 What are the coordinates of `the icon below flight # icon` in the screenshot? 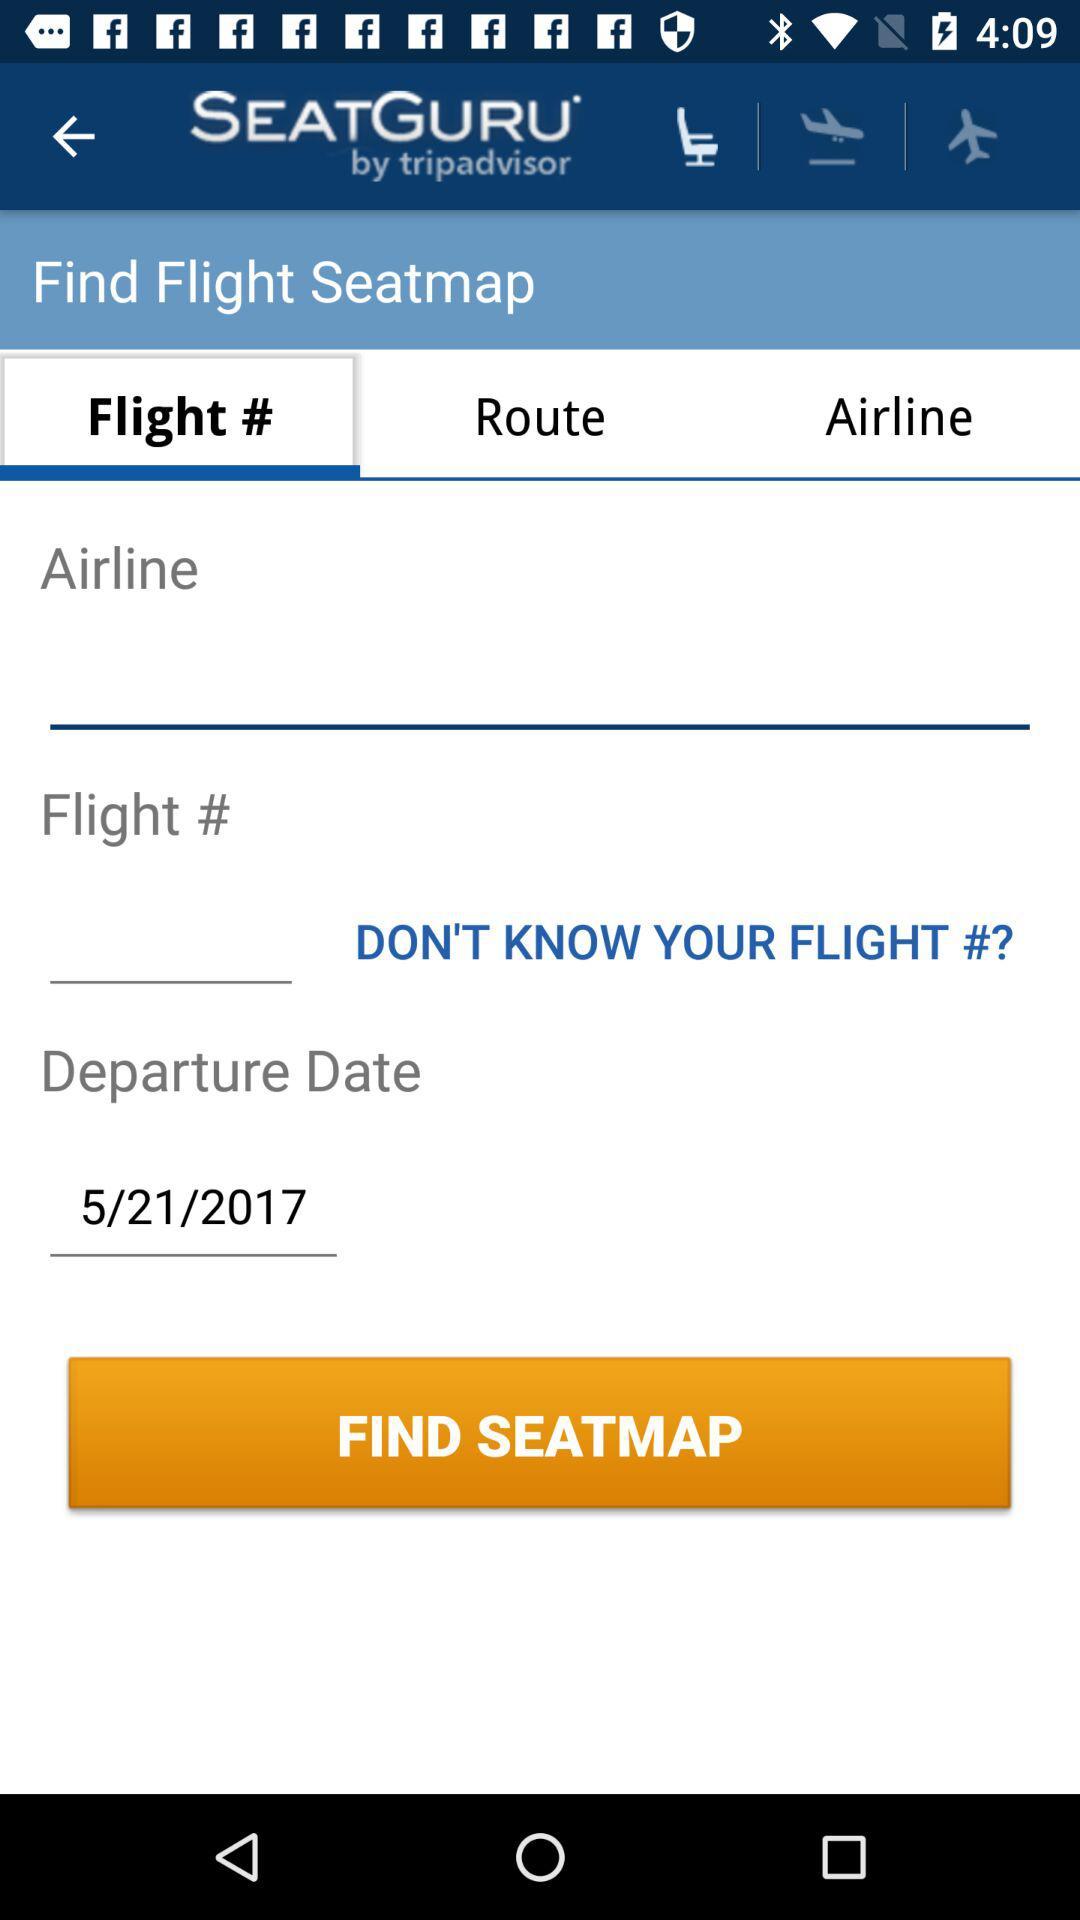 It's located at (169, 939).